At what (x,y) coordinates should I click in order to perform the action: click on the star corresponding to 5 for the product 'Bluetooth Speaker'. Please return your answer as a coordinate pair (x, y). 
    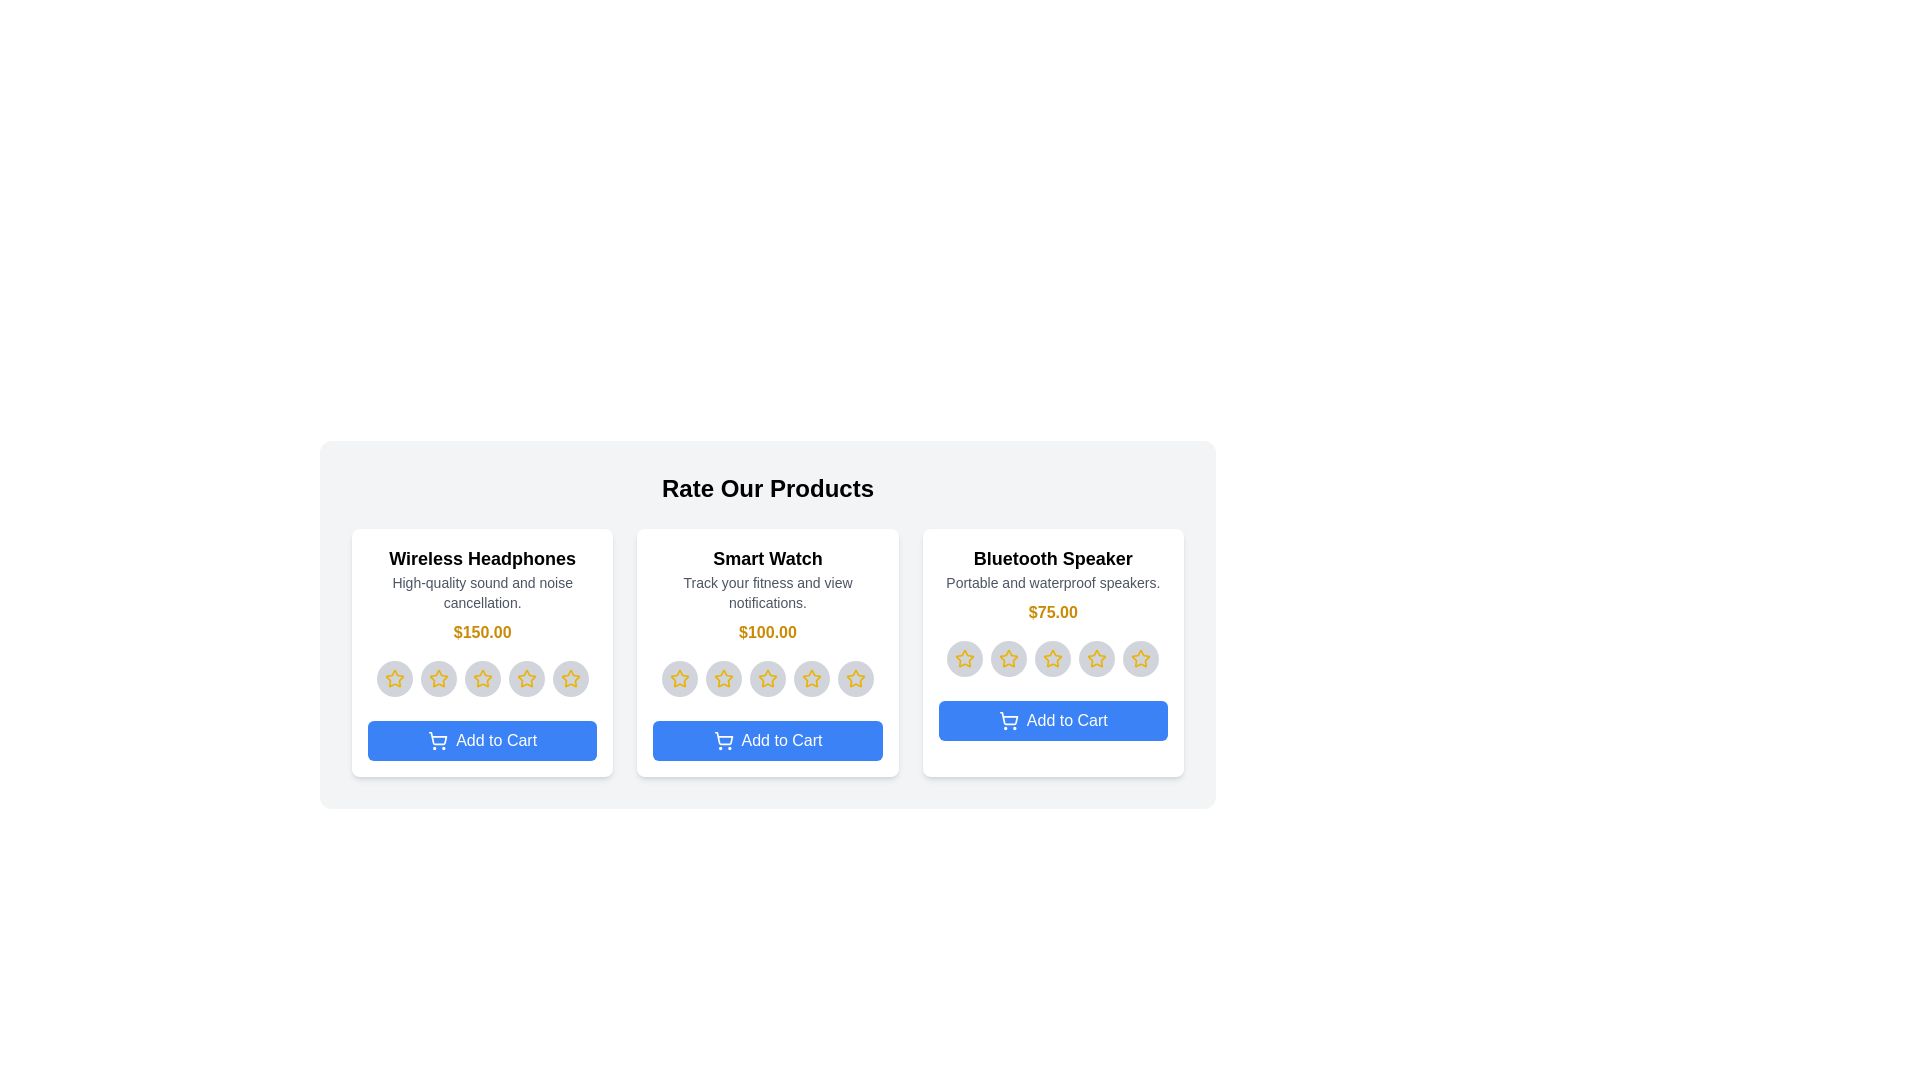
    Looking at the image, I should click on (1141, 659).